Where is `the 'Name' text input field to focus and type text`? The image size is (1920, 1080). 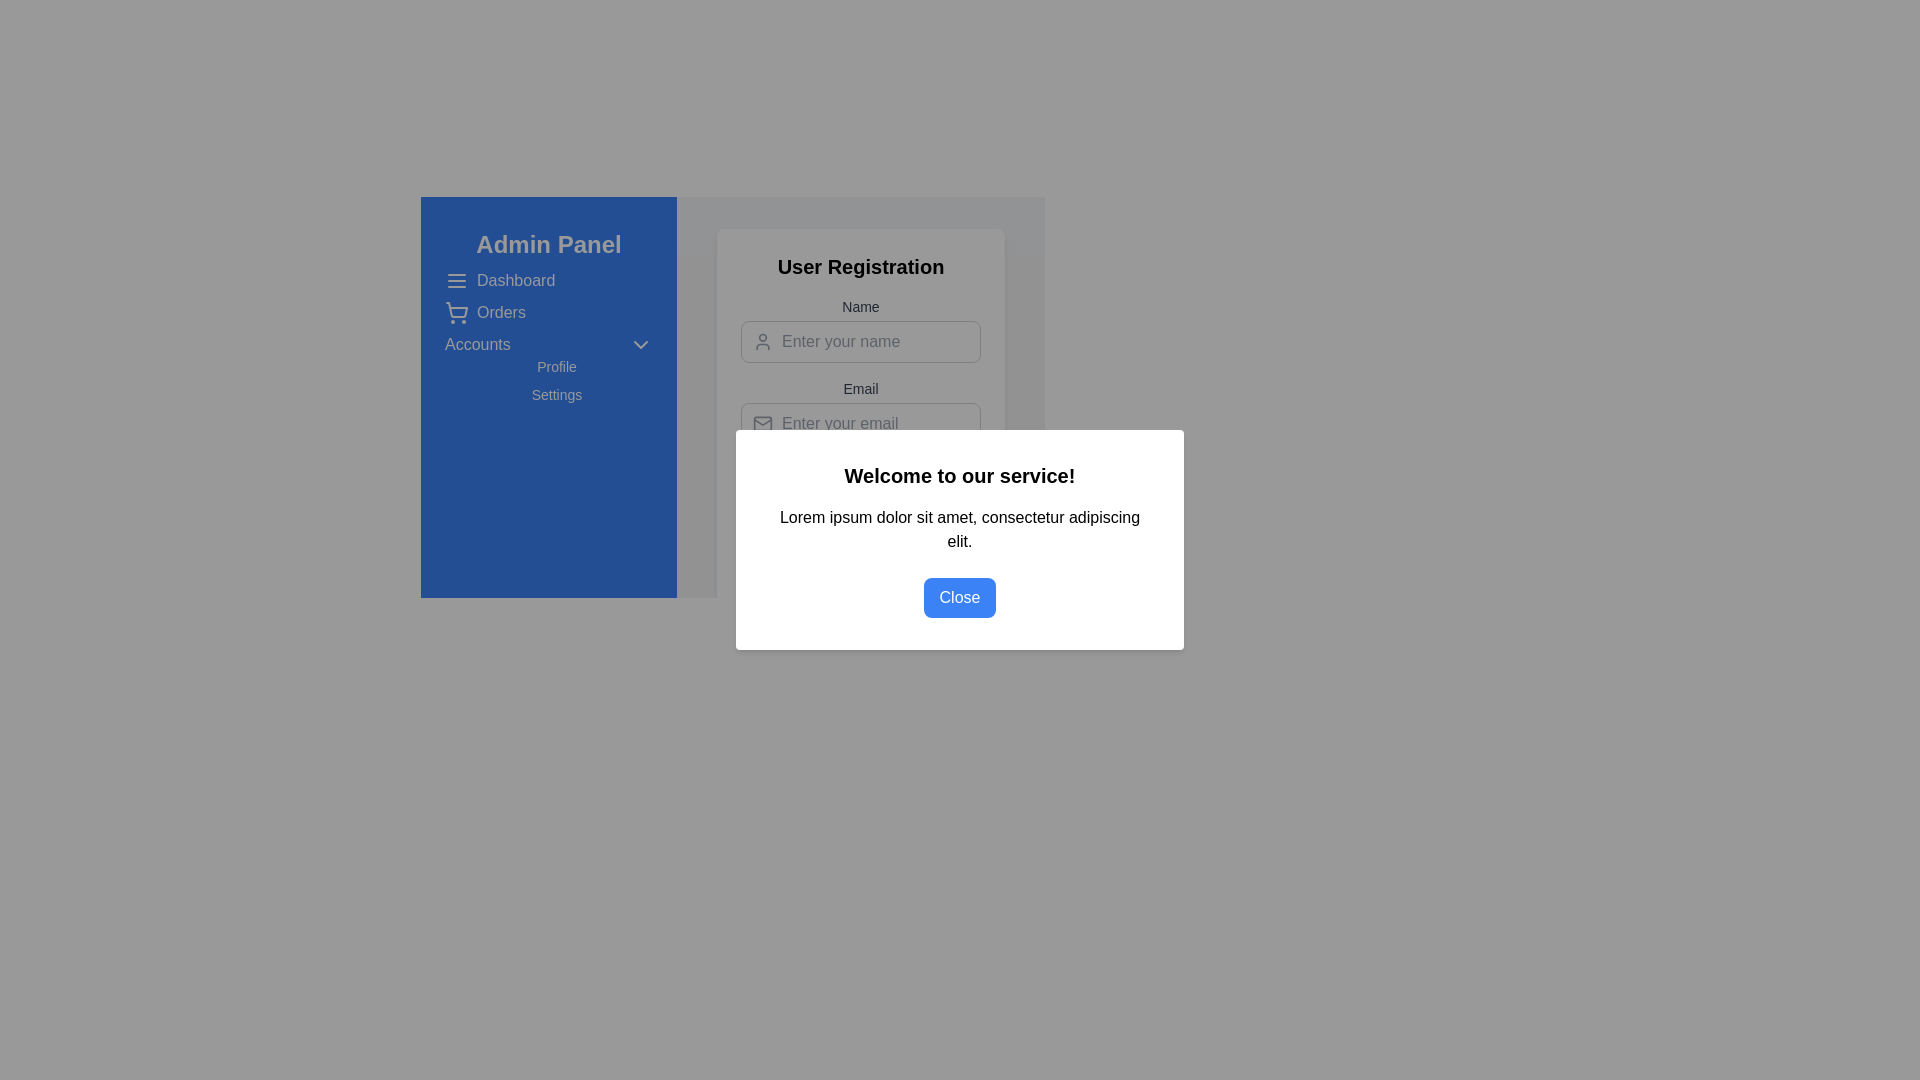
the 'Name' text input field to focus and type text is located at coordinates (860, 329).